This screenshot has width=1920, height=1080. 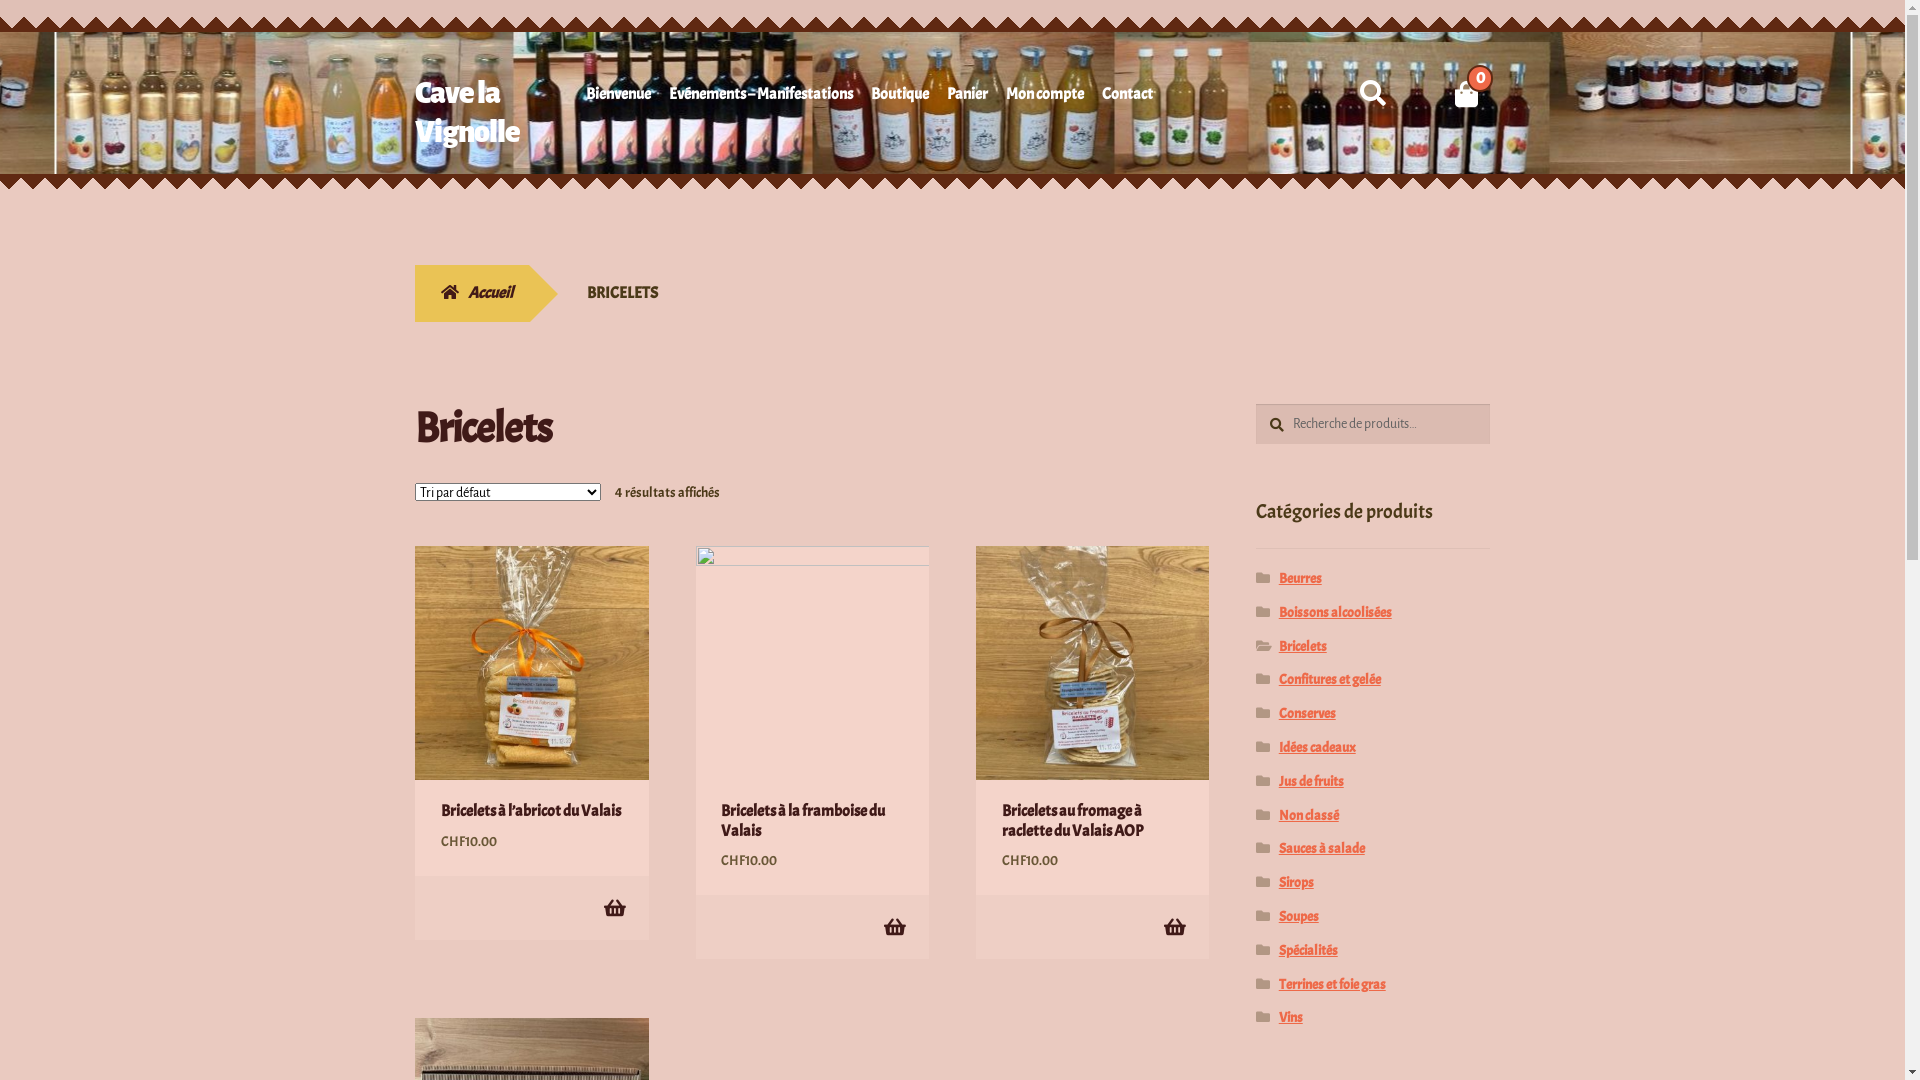 I want to click on 'Contact', so click(x=1101, y=97).